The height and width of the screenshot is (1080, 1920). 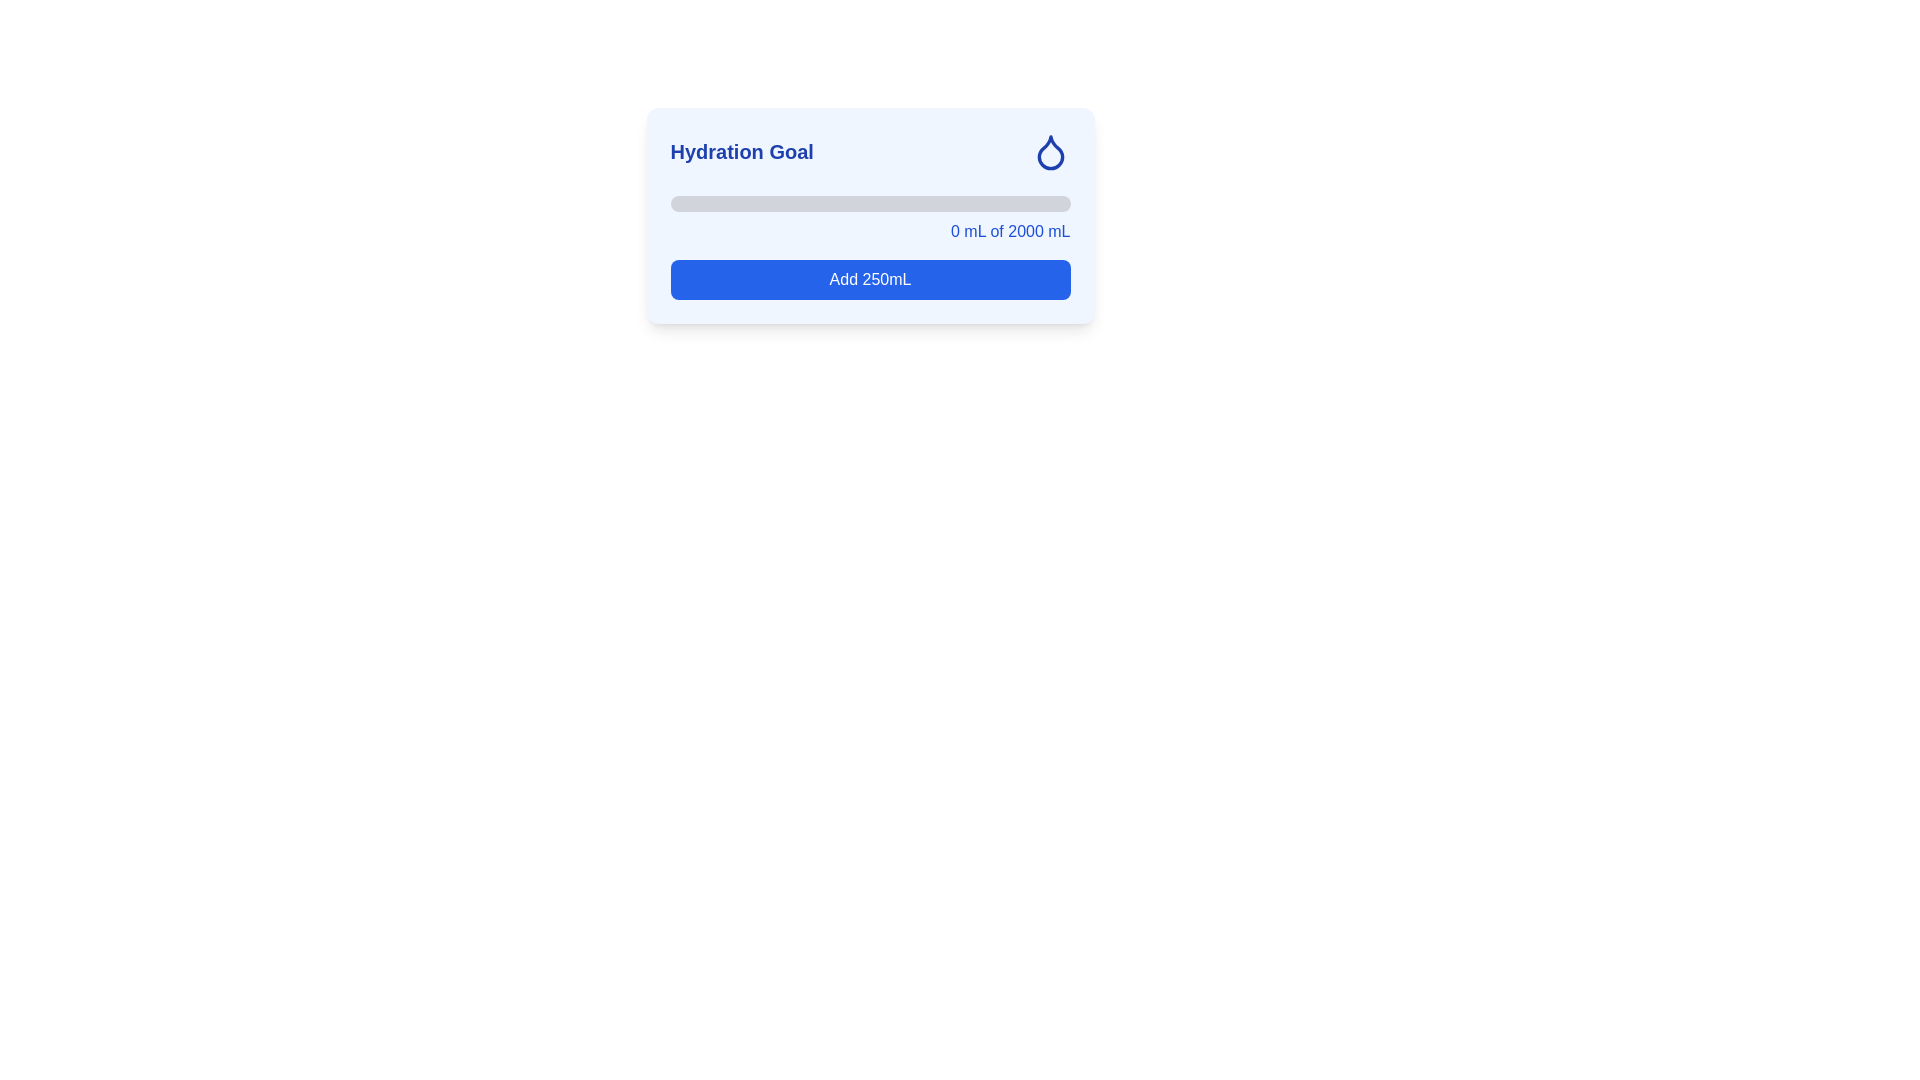 I want to click on the droplet-shaped icon with a blue outline located in the top-right corner of the 'Hydration Goal' card layout, so click(x=1049, y=150).